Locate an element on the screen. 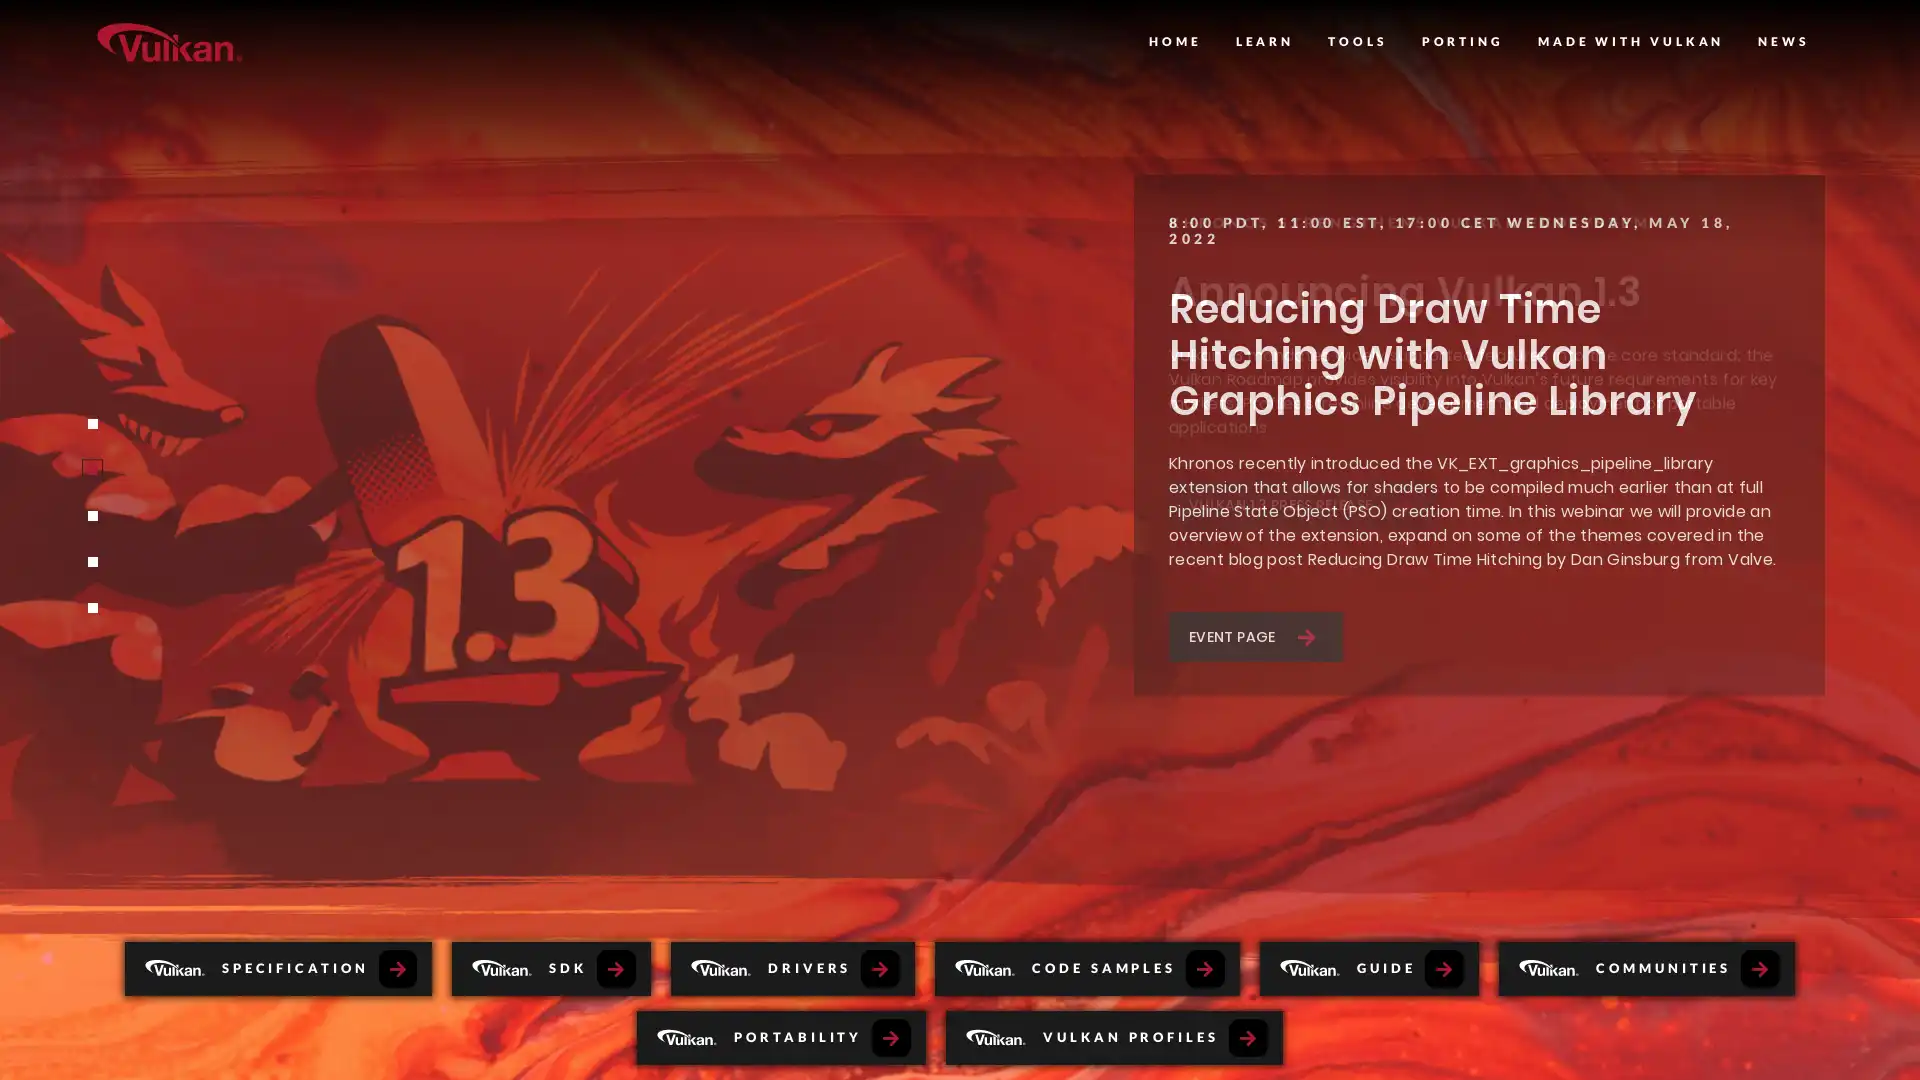 The width and height of the screenshot is (1920, 1080). 5 is located at coordinates (90, 607).